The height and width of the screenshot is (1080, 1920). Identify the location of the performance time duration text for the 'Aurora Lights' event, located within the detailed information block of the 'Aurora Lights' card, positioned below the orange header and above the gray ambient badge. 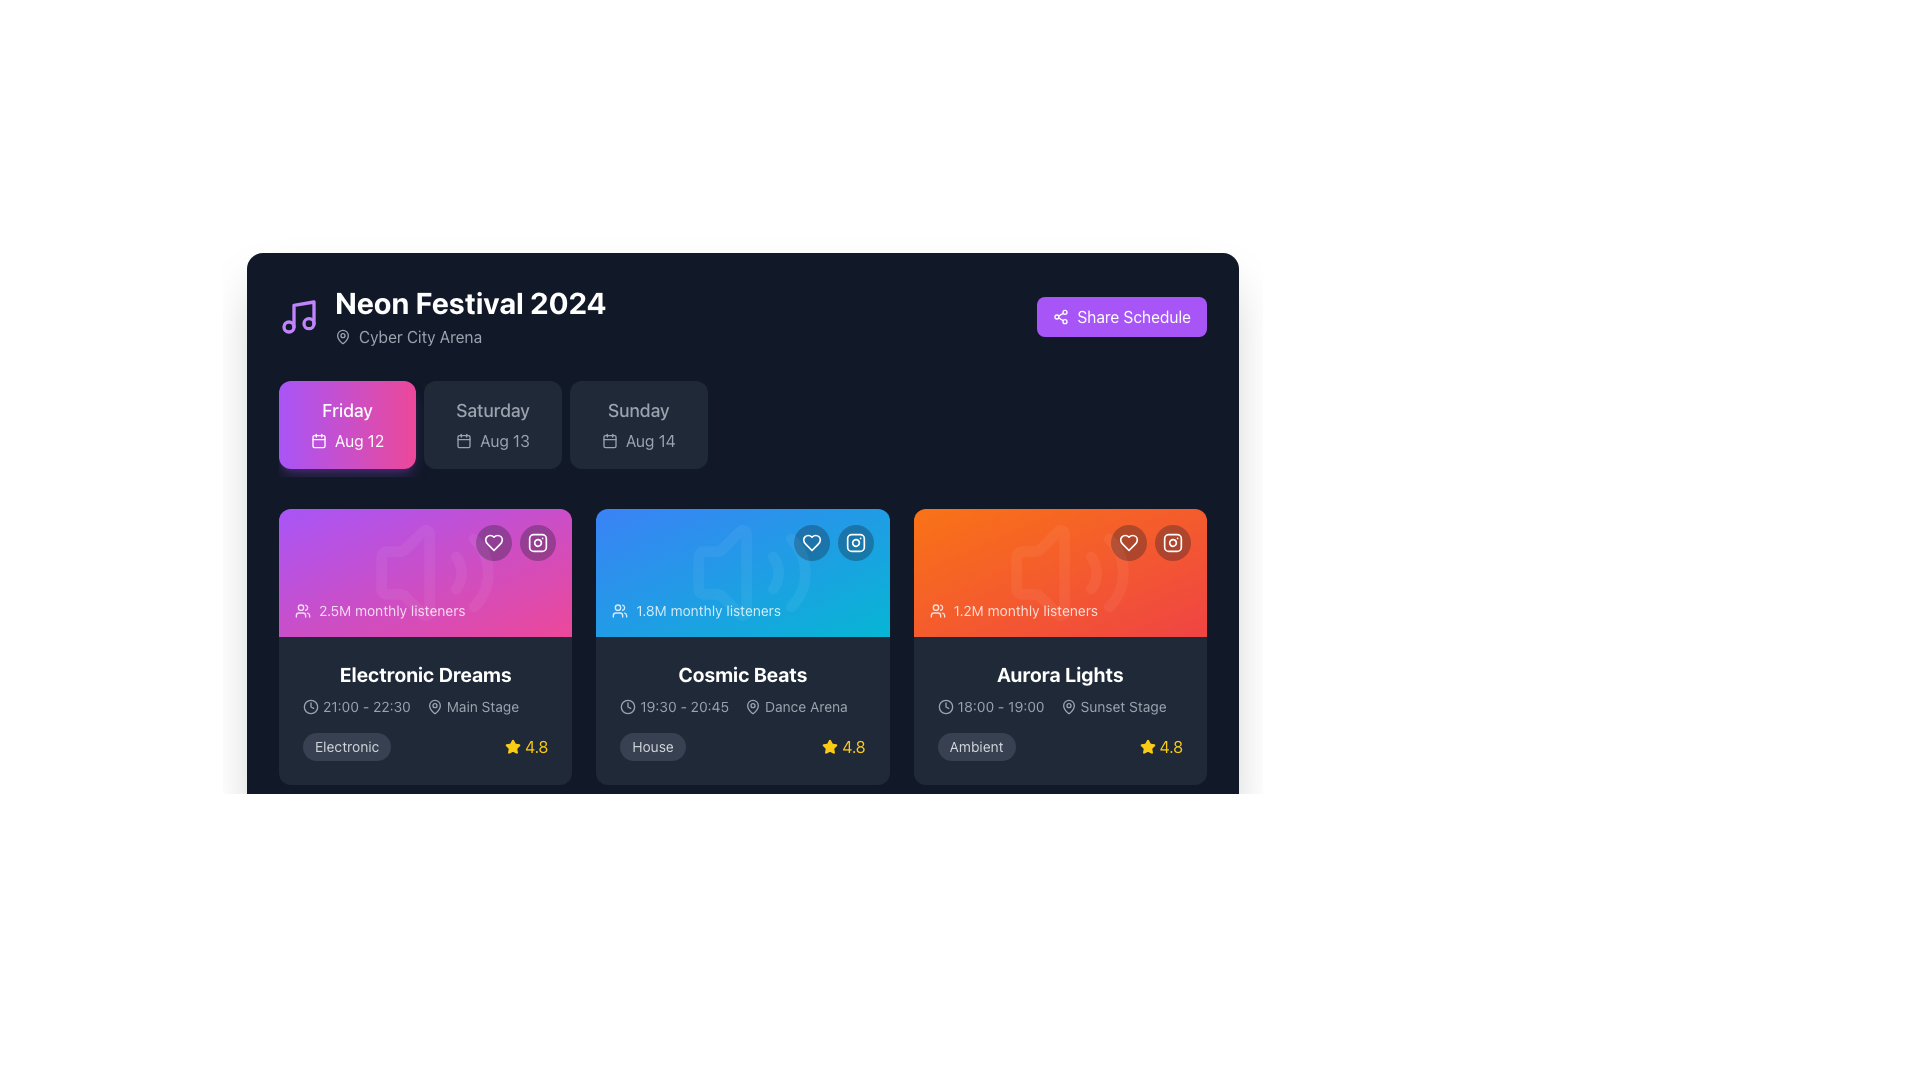
(991, 705).